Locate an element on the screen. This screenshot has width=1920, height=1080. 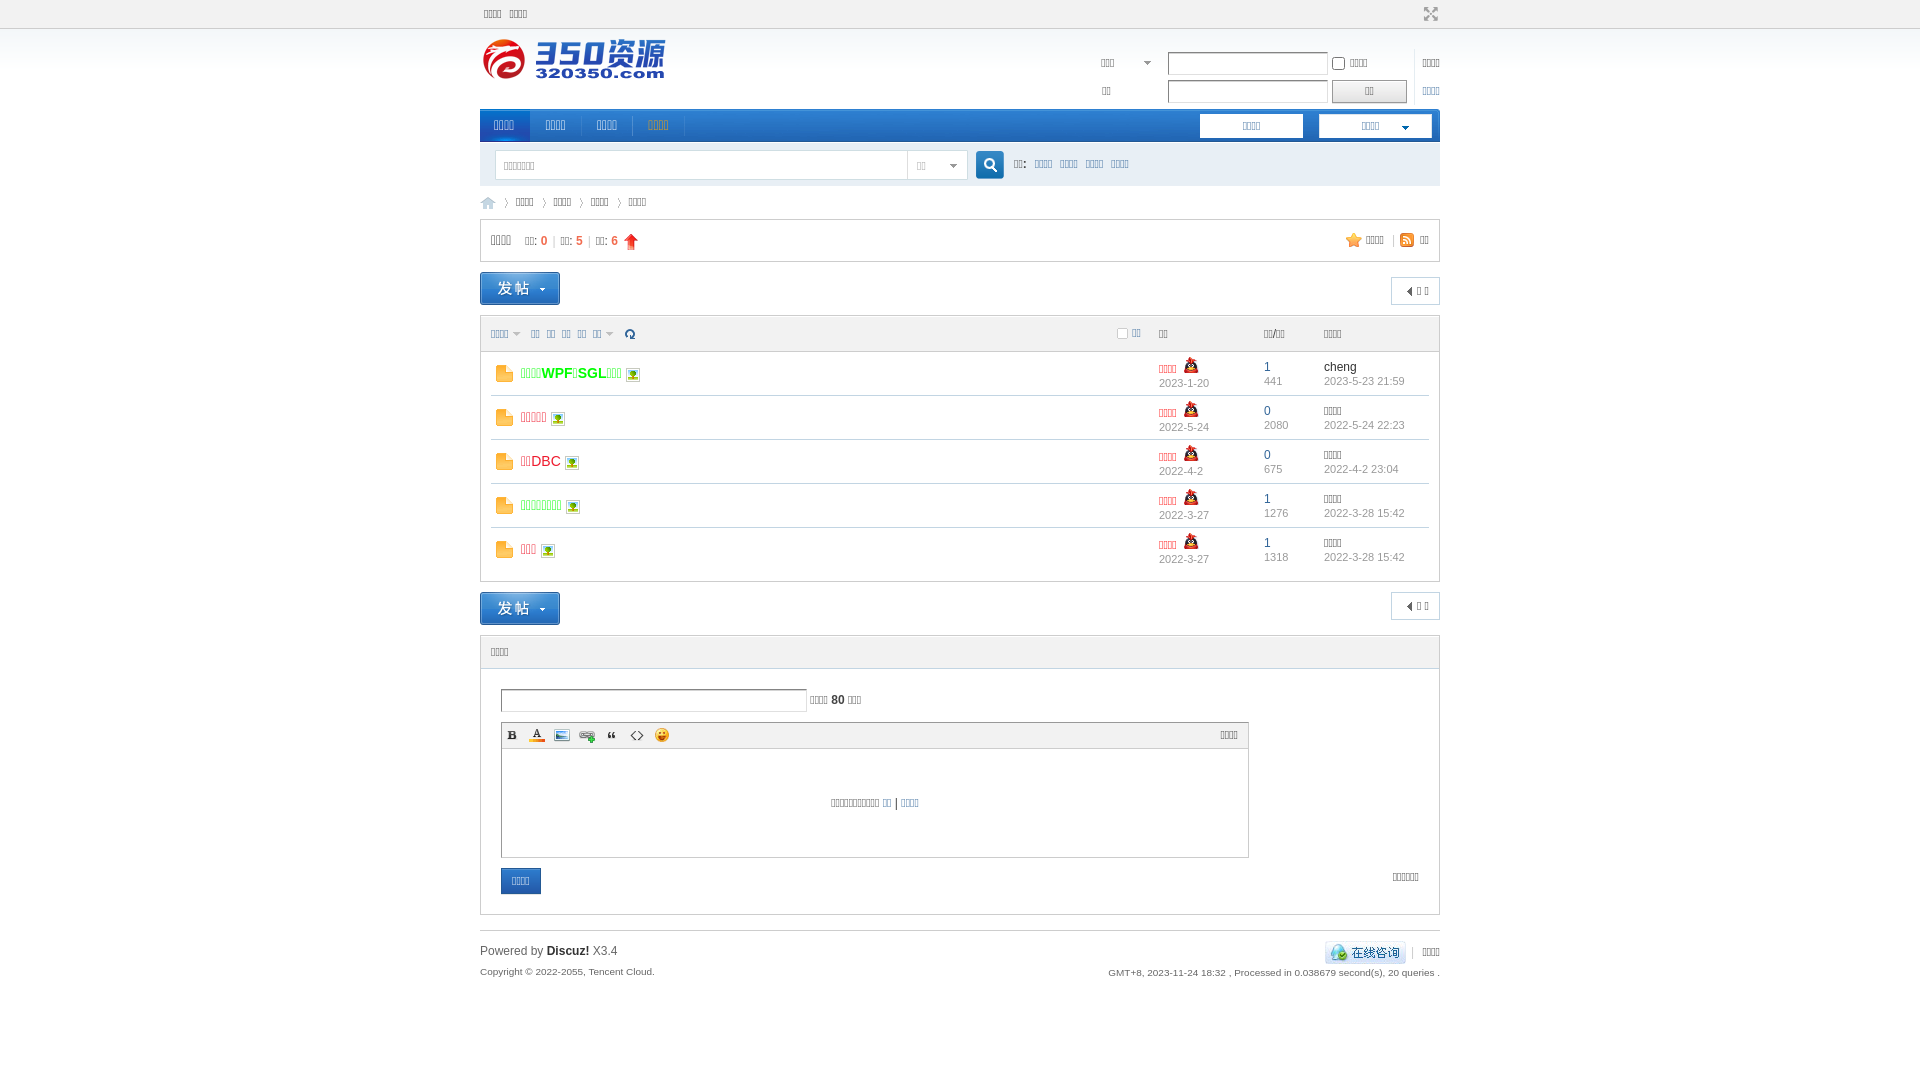
'2022-3-28 15:42' is located at coordinates (1363, 555).